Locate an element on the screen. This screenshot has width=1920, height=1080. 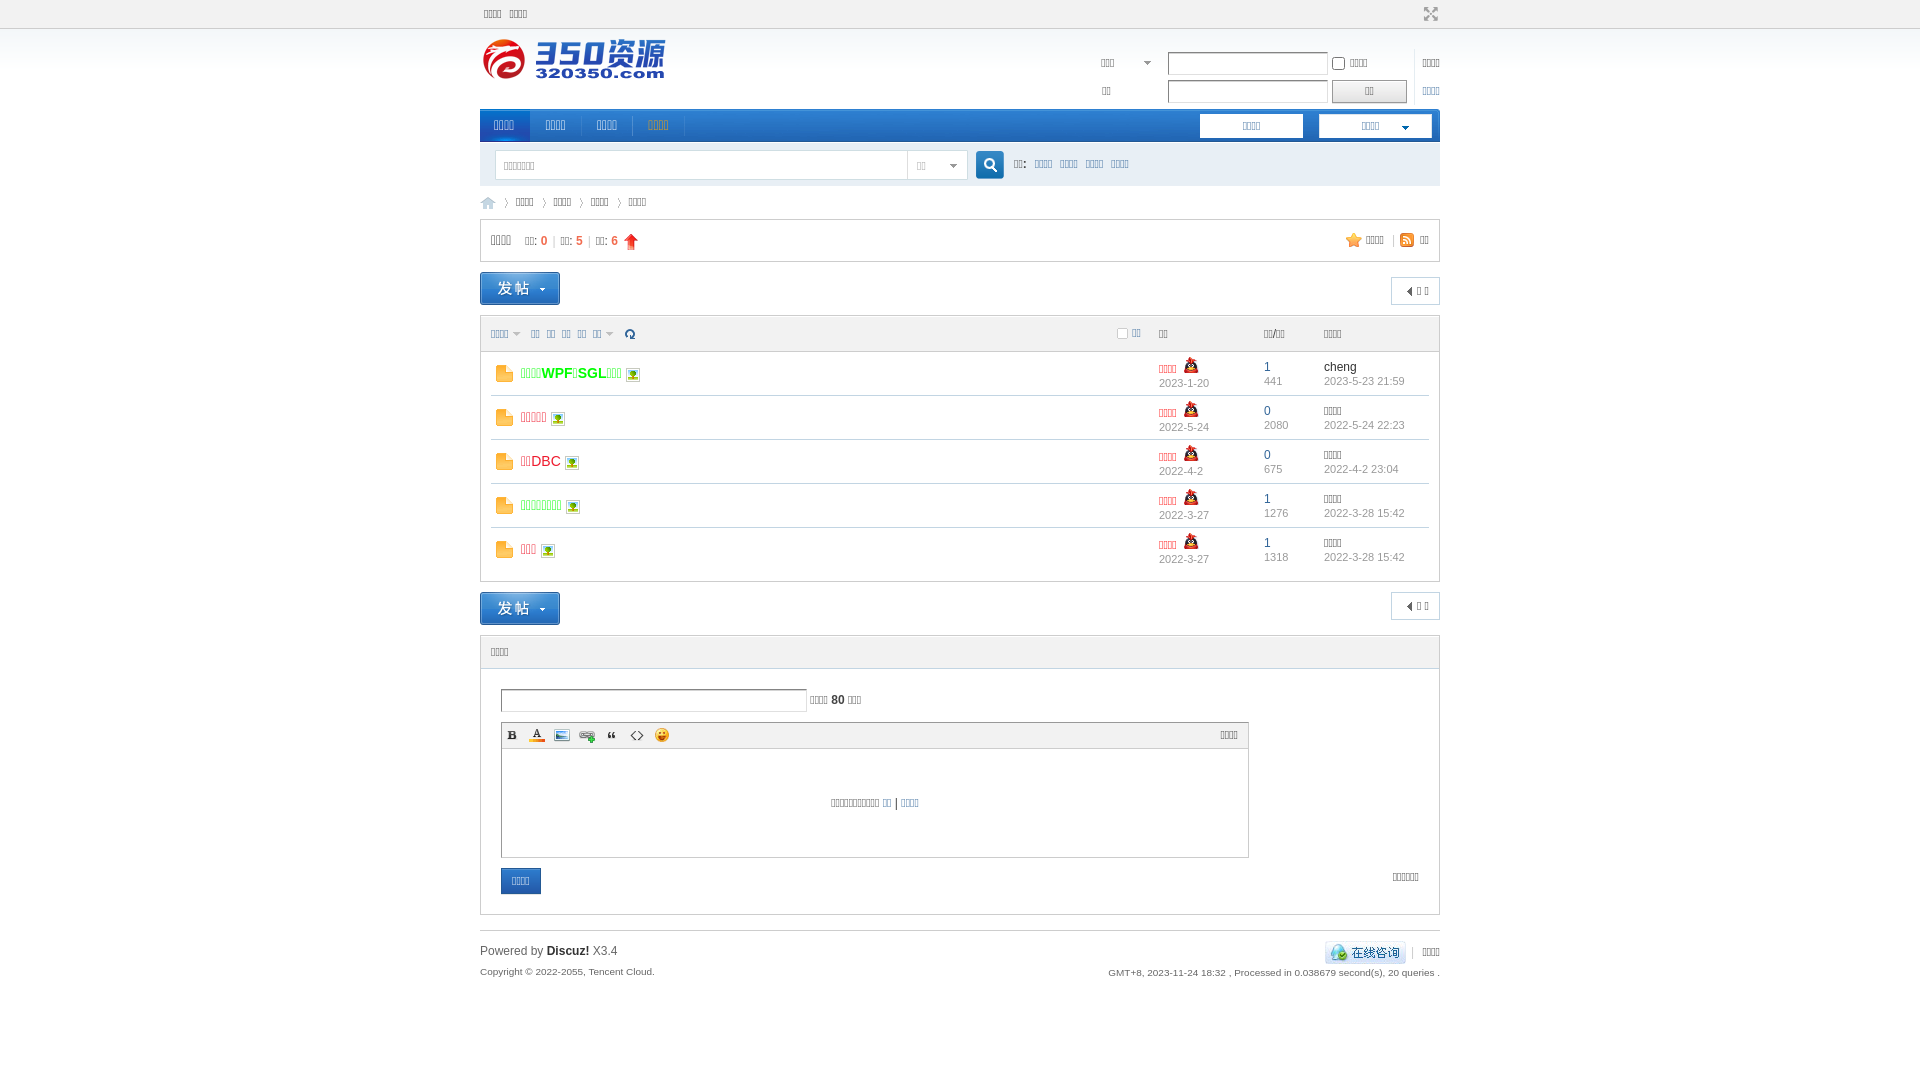
'2022-3-28 15:42' is located at coordinates (1363, 555).